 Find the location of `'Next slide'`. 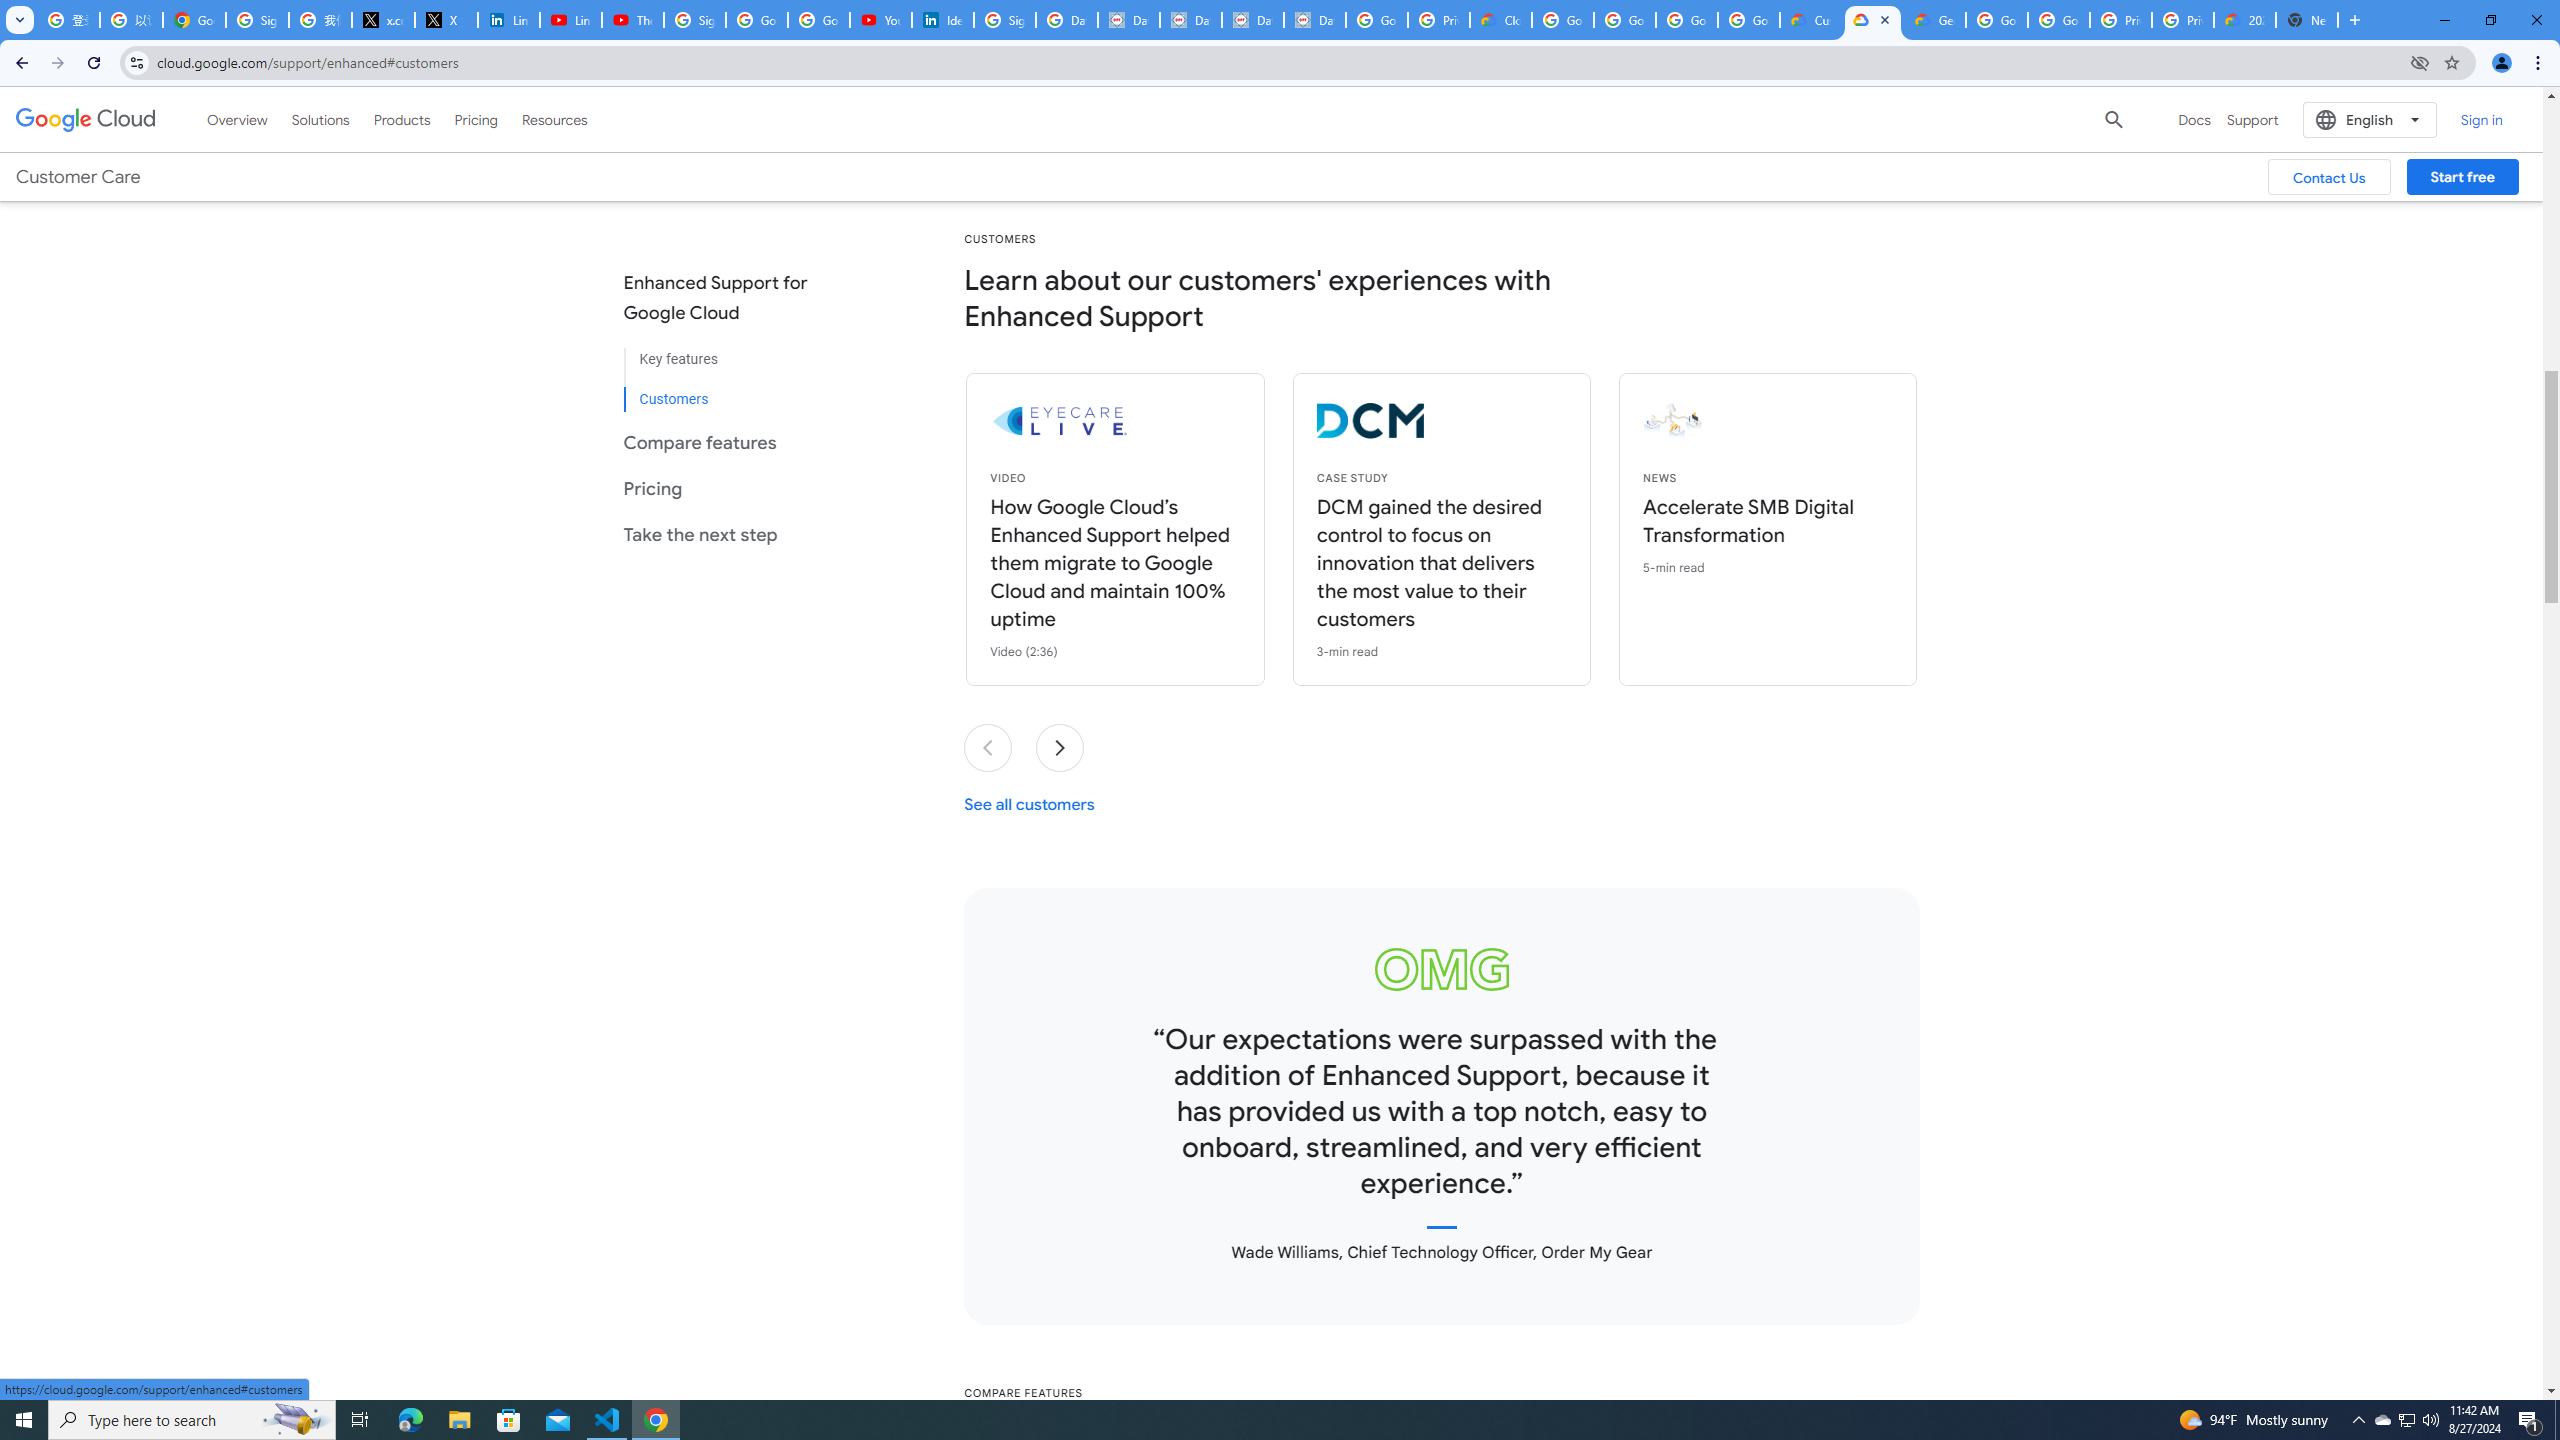

'Next slide' is located at coordinates (1060, 747).